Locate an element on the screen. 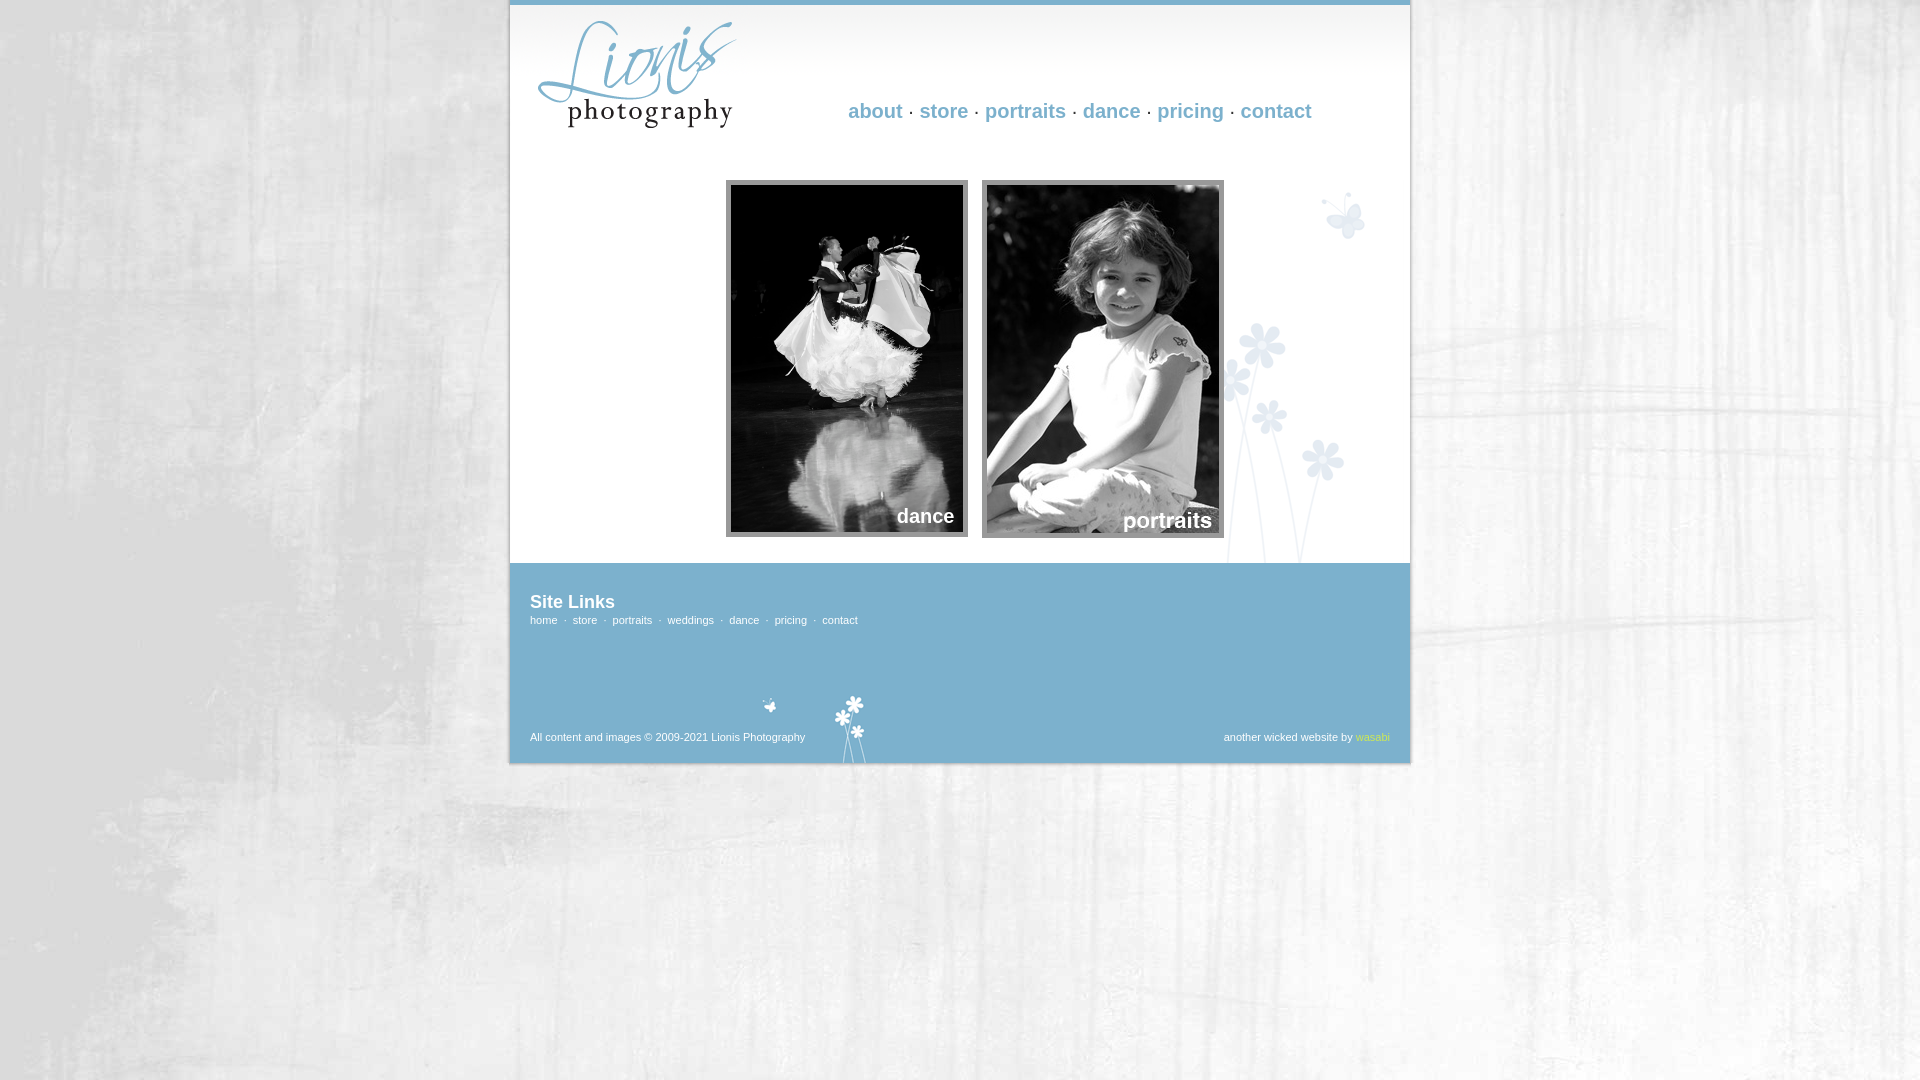  'store' is located at coordinates (942, 111).